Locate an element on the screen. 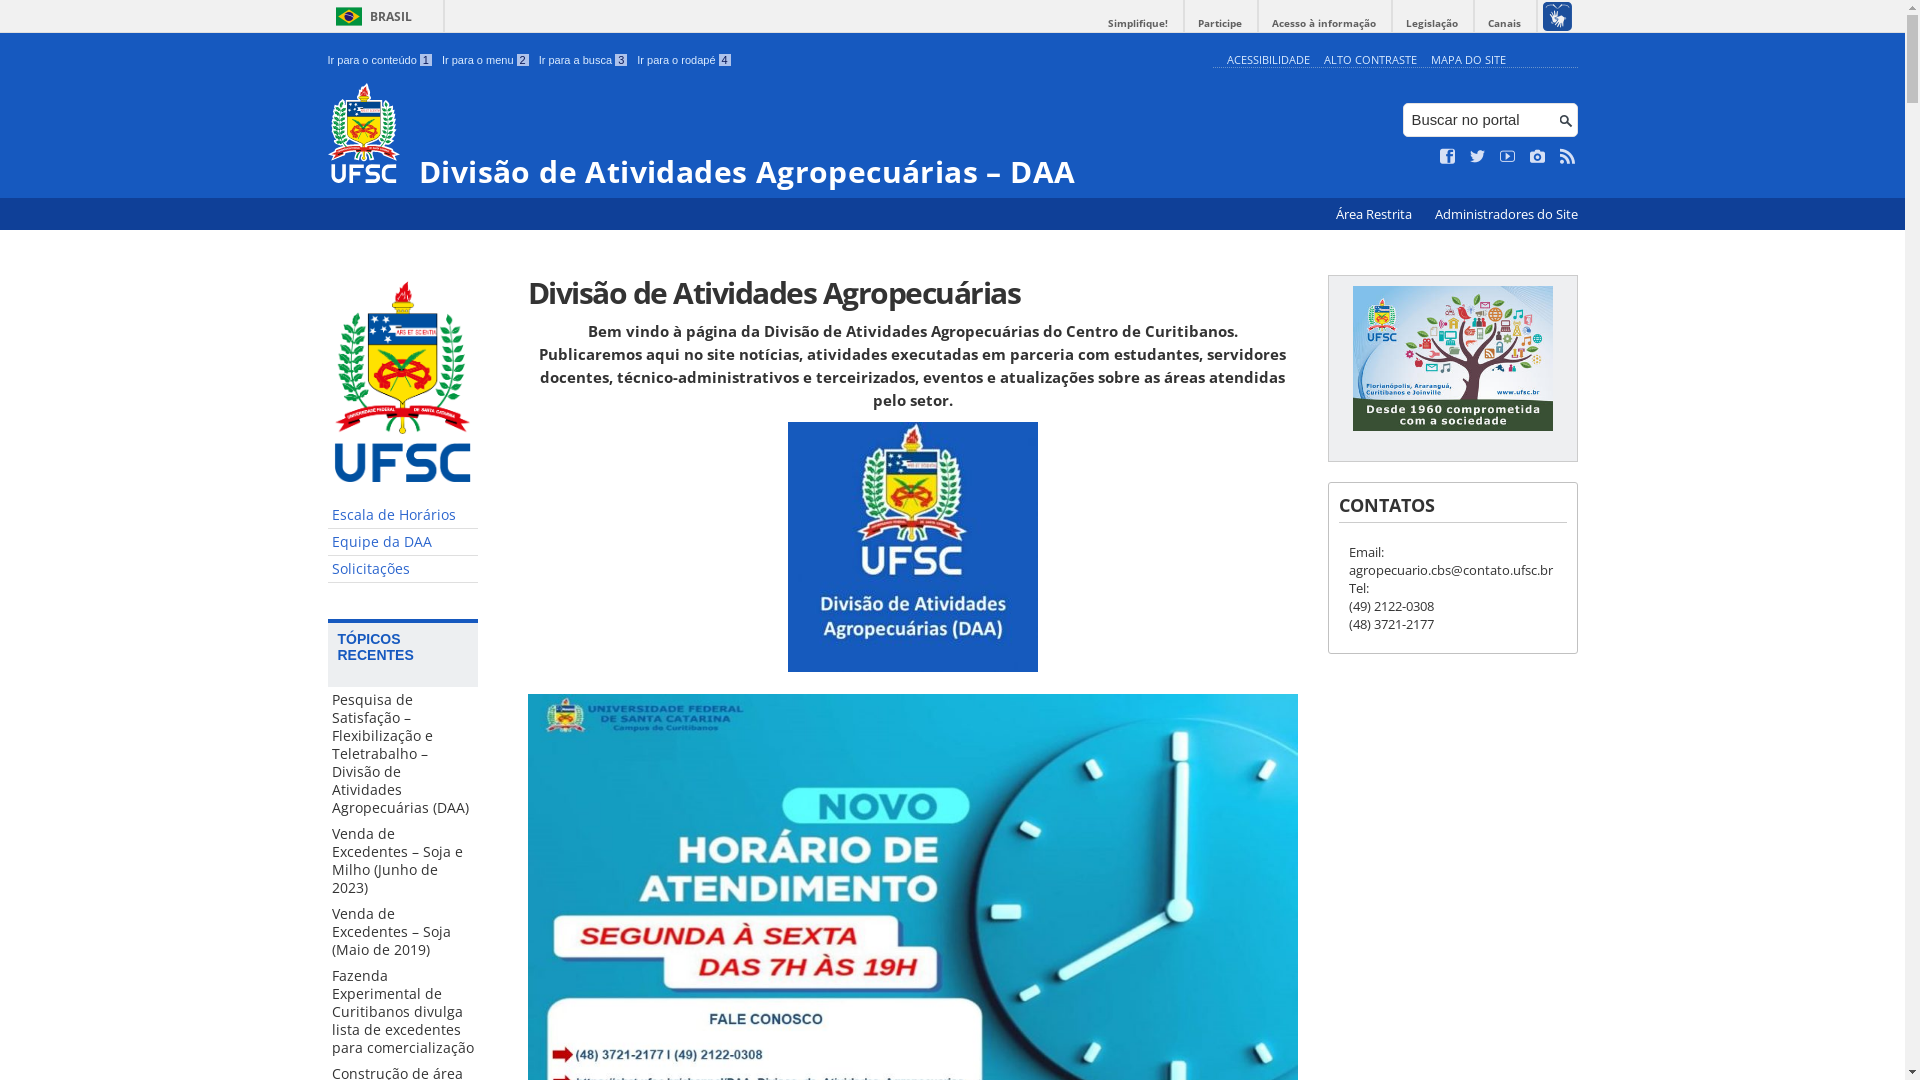  'Equipe da DAA' is located at coordinates (402, 542).